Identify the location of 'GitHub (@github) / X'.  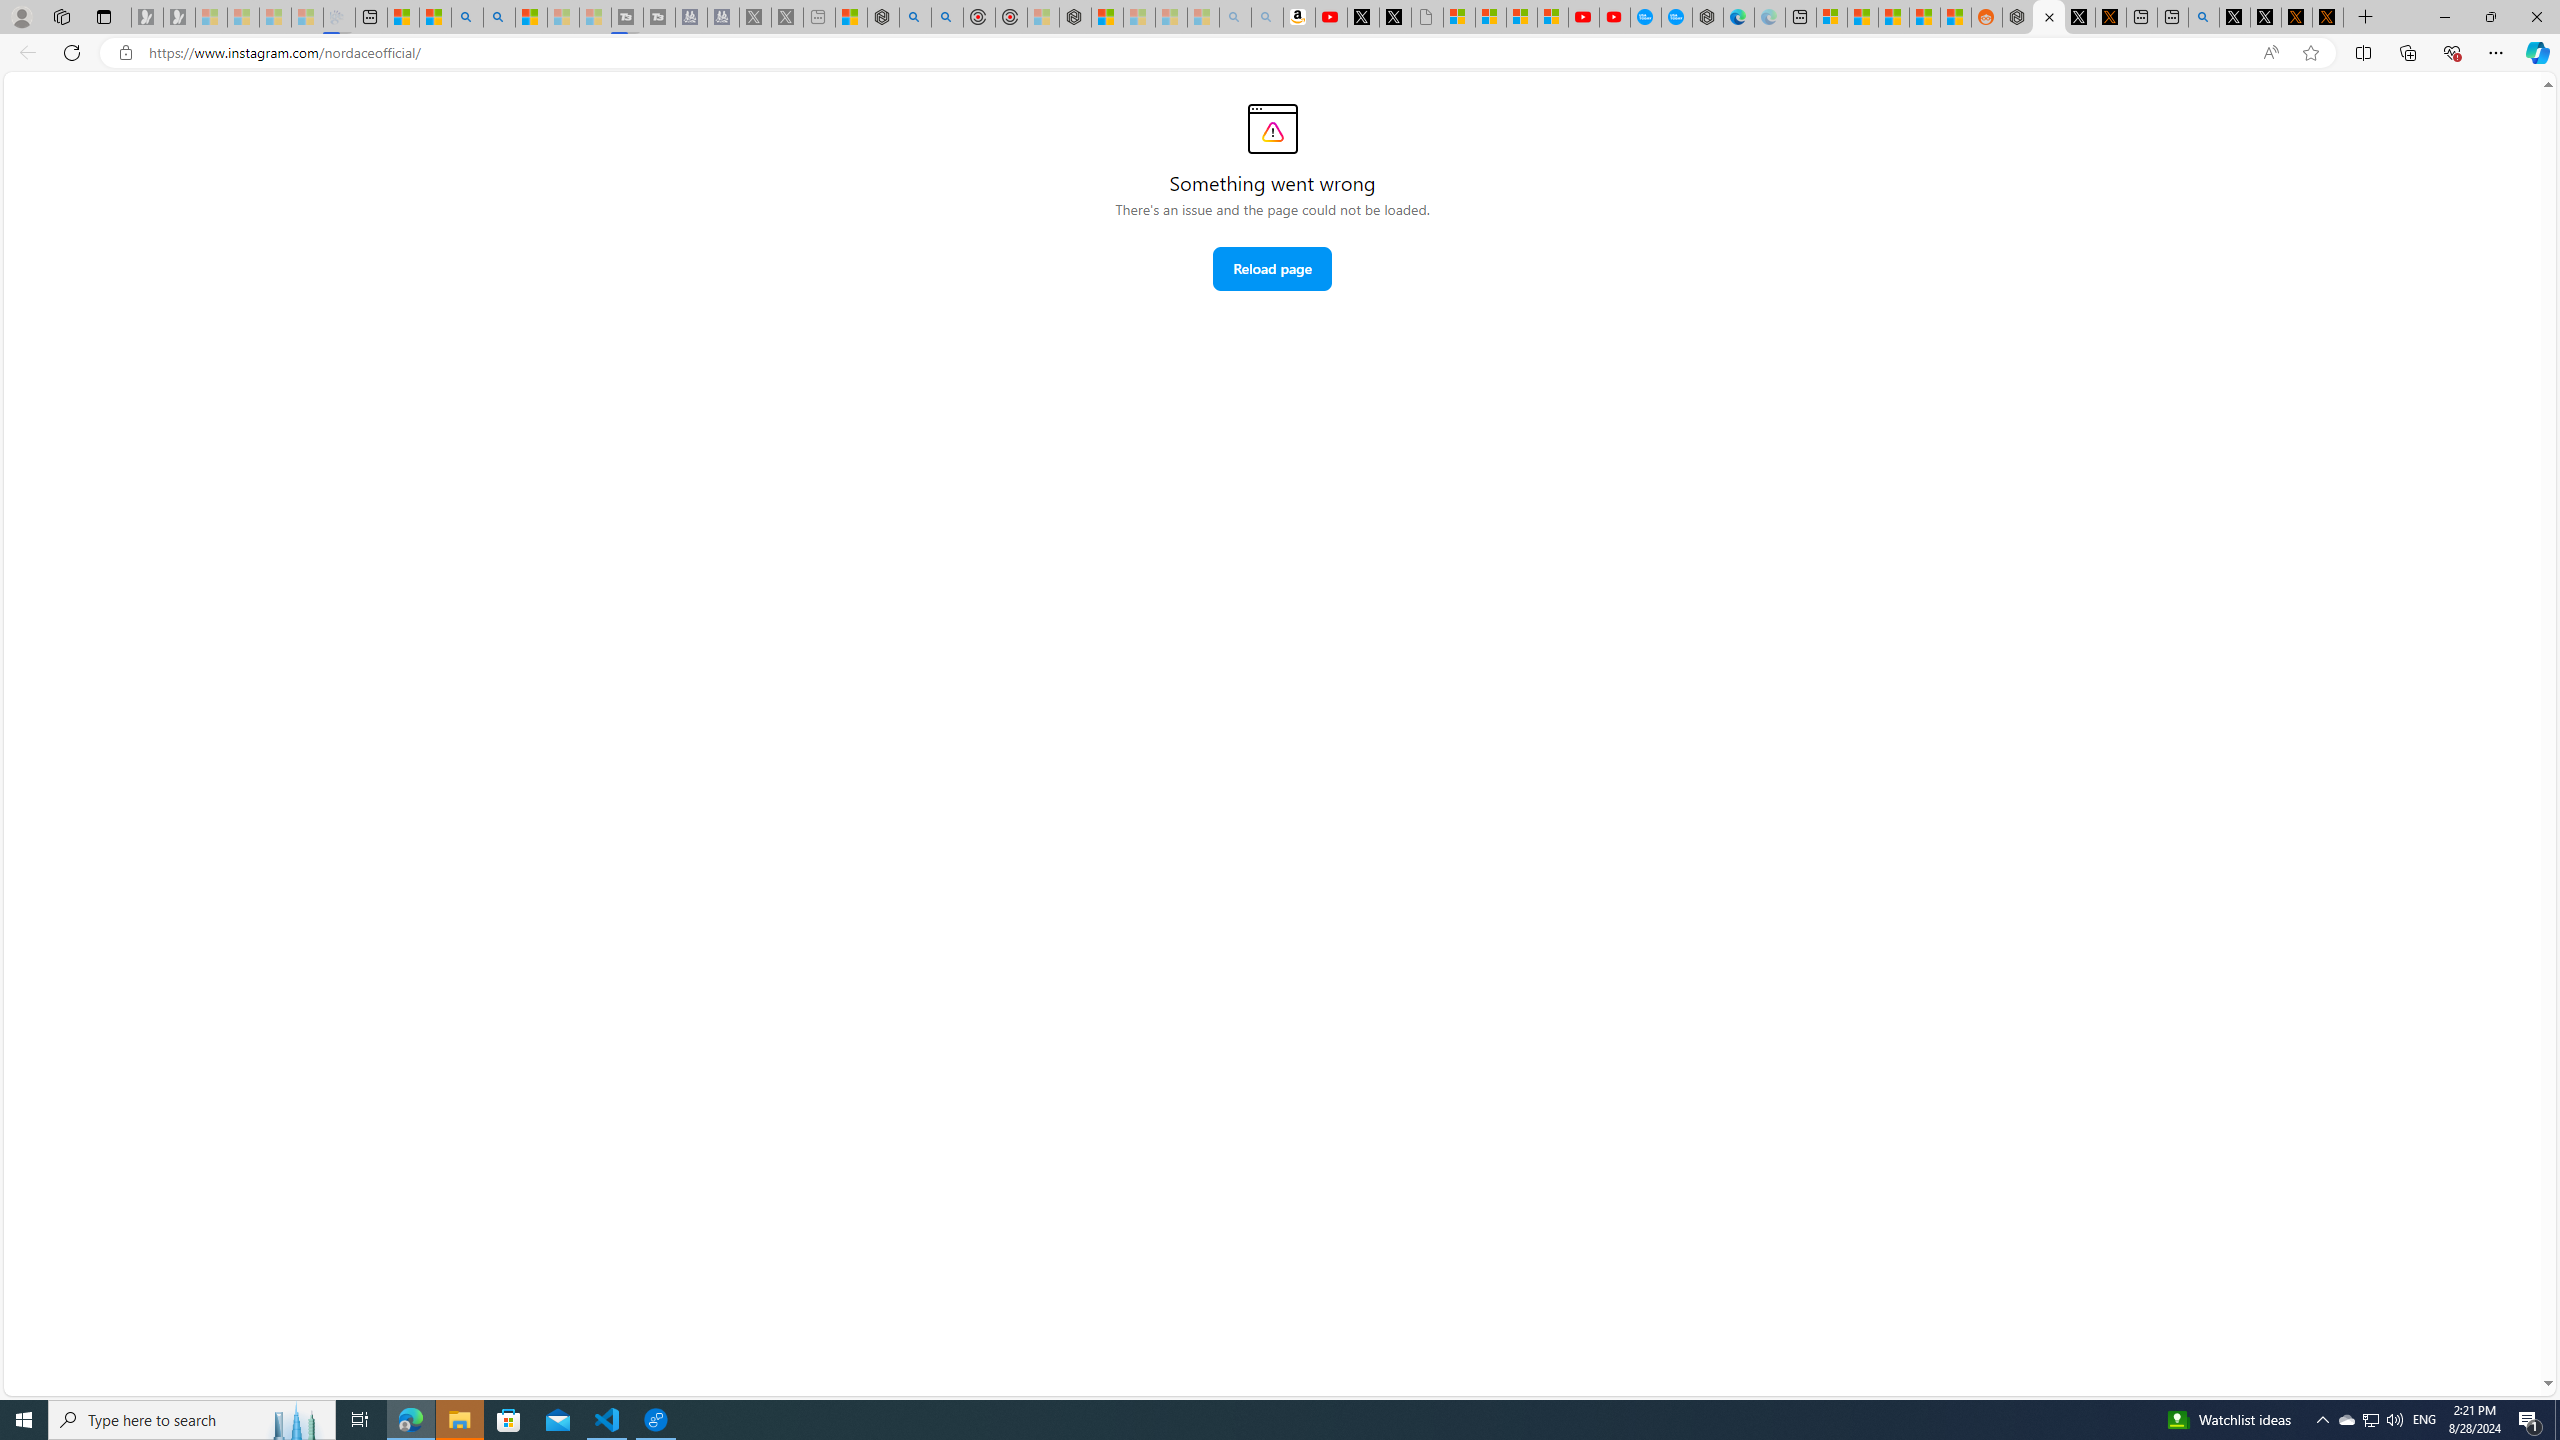
(2266, 16).